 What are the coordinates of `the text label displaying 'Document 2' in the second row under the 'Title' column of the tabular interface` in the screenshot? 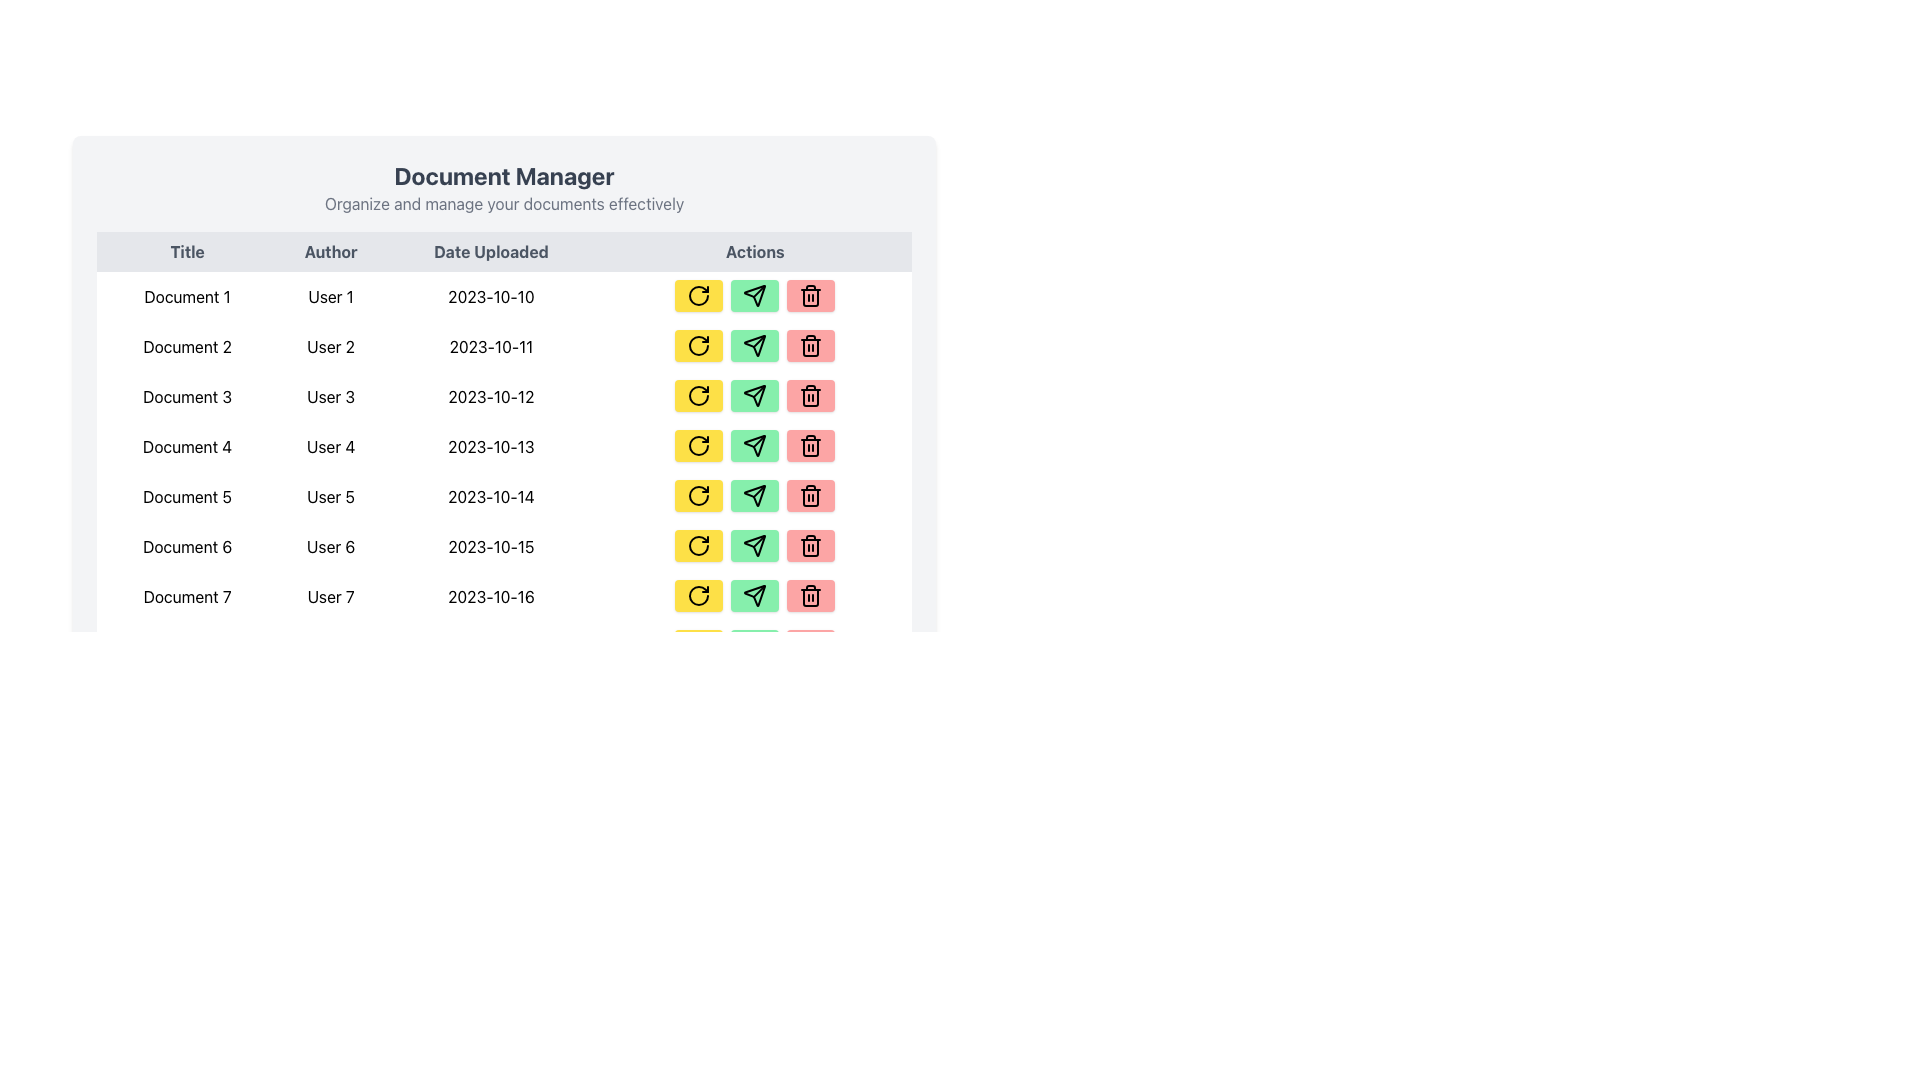 It's located at (187, 346).